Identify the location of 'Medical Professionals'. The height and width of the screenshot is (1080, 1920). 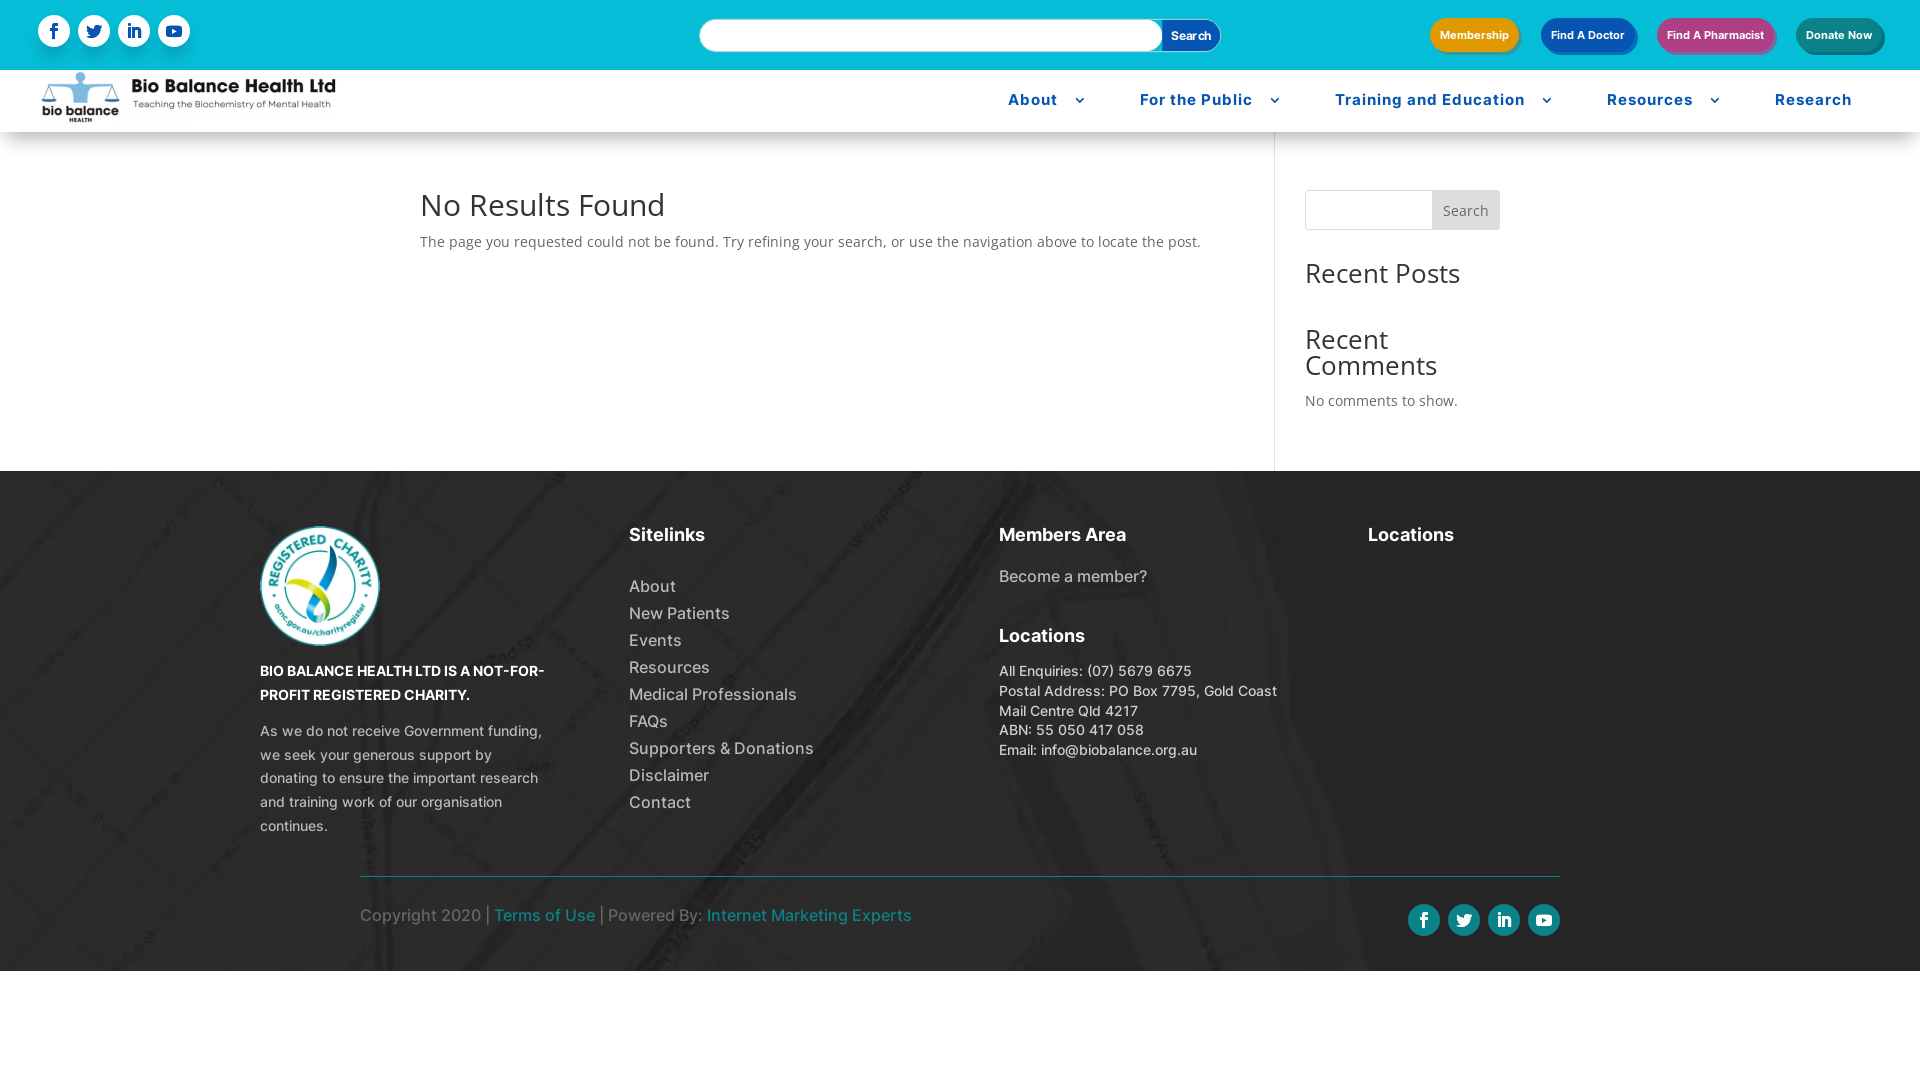
(627, 693).